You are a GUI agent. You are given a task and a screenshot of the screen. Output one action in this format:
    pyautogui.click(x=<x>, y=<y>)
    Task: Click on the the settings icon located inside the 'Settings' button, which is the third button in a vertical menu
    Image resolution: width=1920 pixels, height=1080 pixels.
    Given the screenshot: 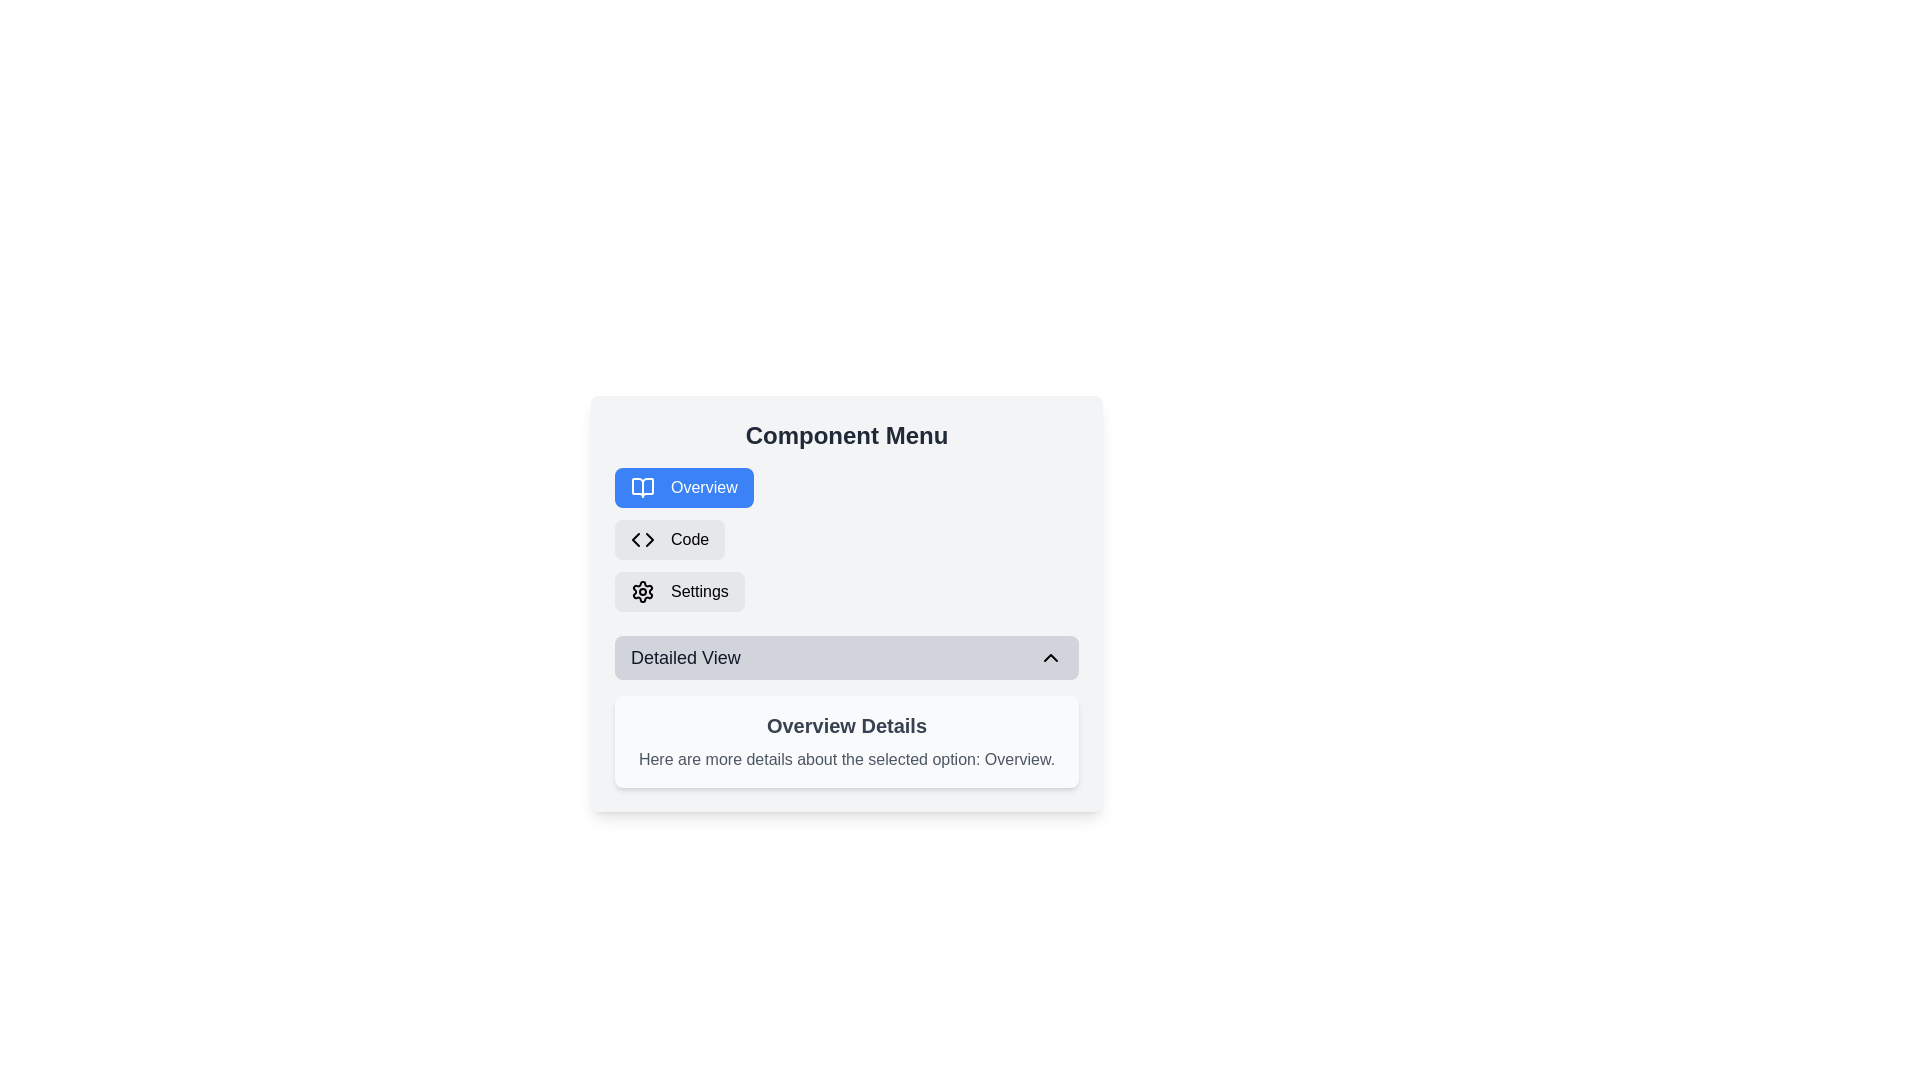 What is the action you would take?
    pyautogui.click(x=643, y=590)
    